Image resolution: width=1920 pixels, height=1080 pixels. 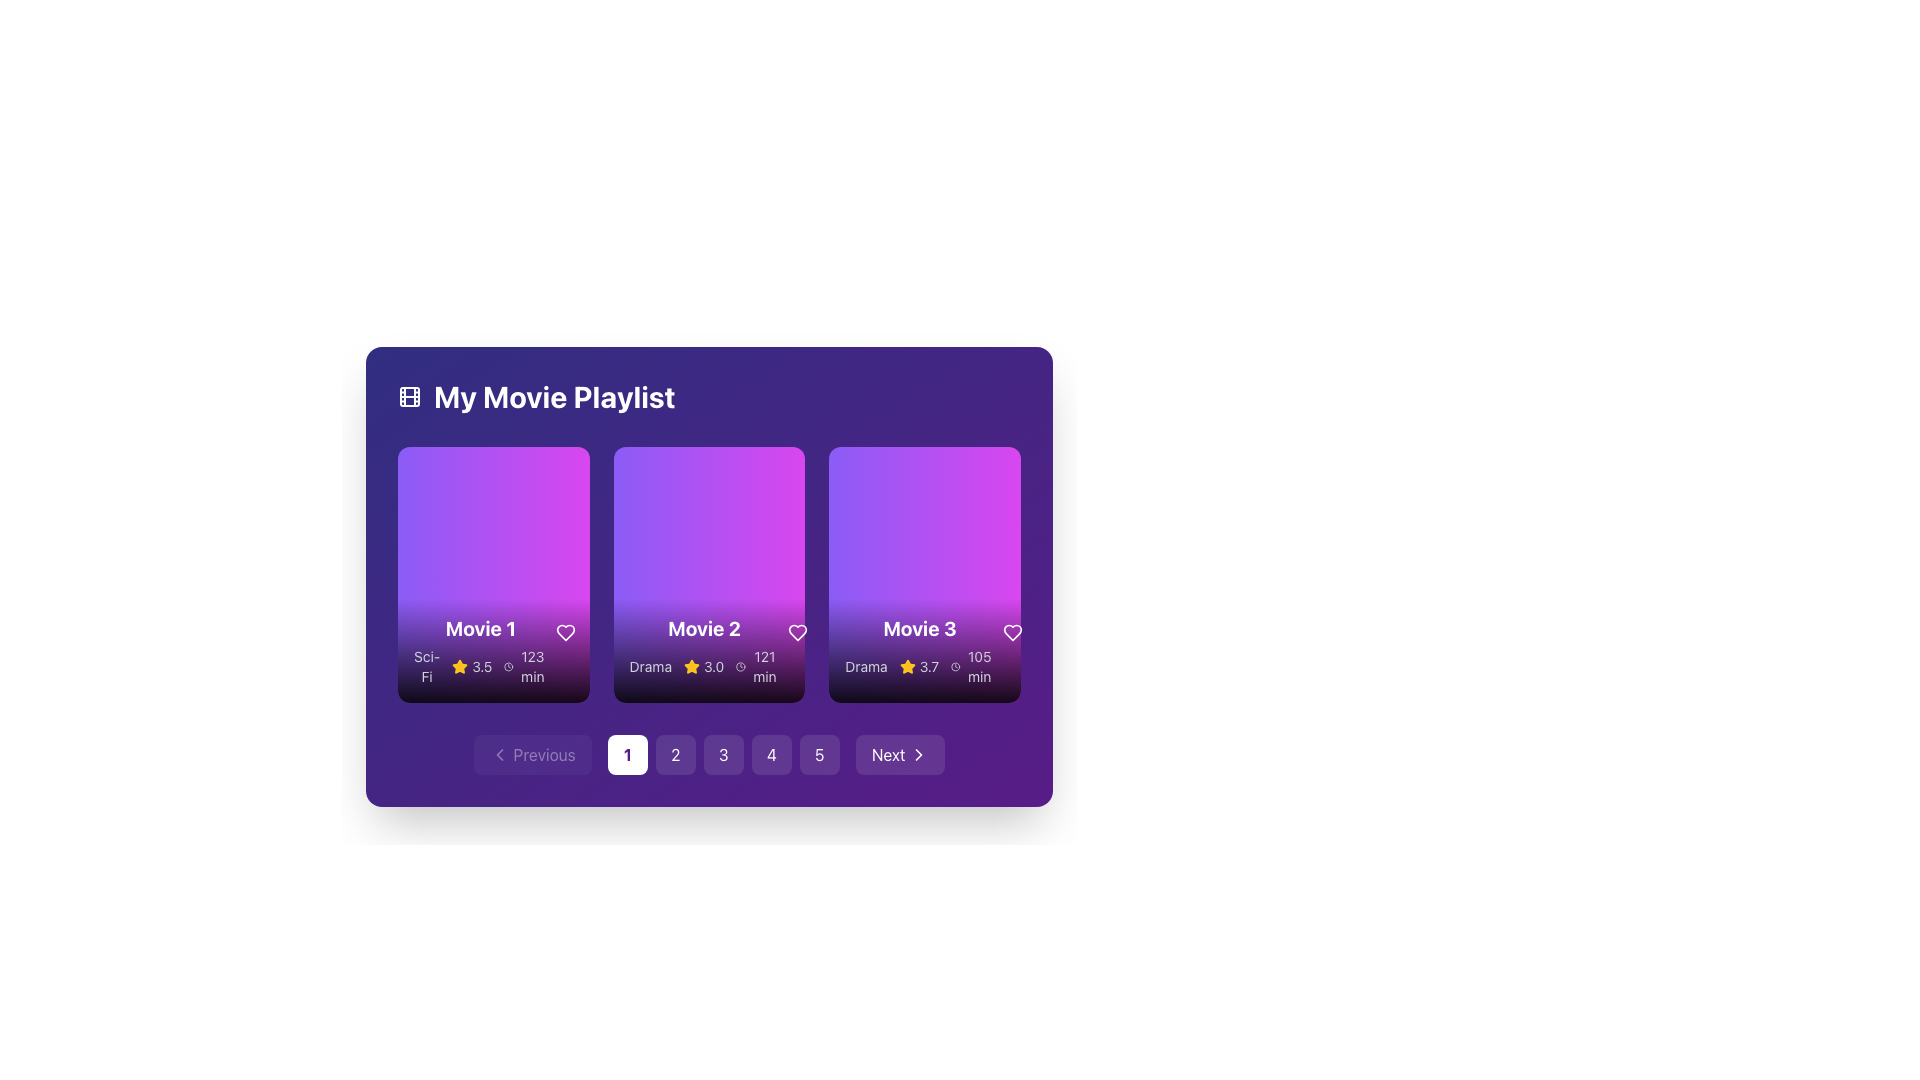 What do you see at coordinates (973, 667) in the screenshot?
I see `the 'Movie 3' card by targeting the text label with icon that indicates the movie duration located at the bottom right of the card` at bounding box center [973, 667].